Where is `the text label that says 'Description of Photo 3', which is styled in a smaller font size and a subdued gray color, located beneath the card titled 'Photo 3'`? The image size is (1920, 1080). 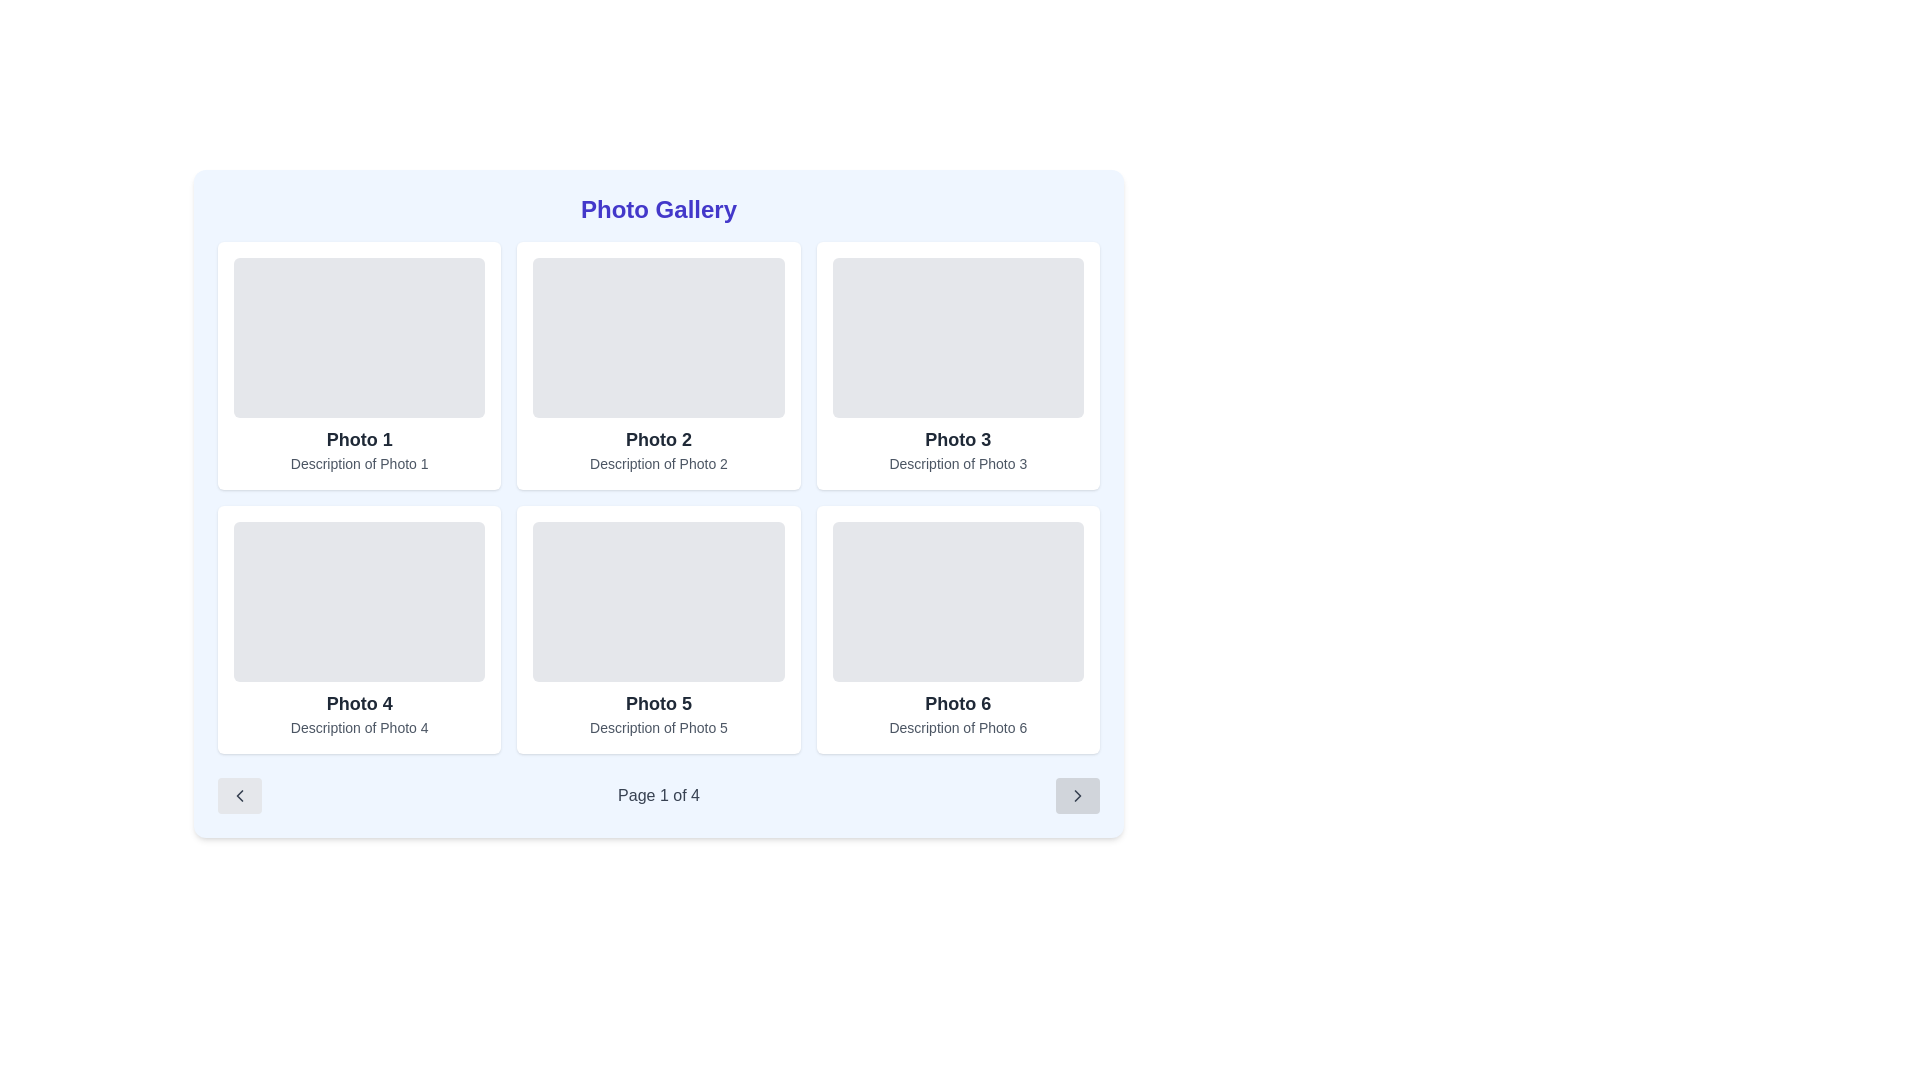
the text label that says 'Description of Photo 3', which is styled in a smaller font size and a subdued gray color, located beneath the card titled 'Photo 3' is located at coordinates (957, 463).